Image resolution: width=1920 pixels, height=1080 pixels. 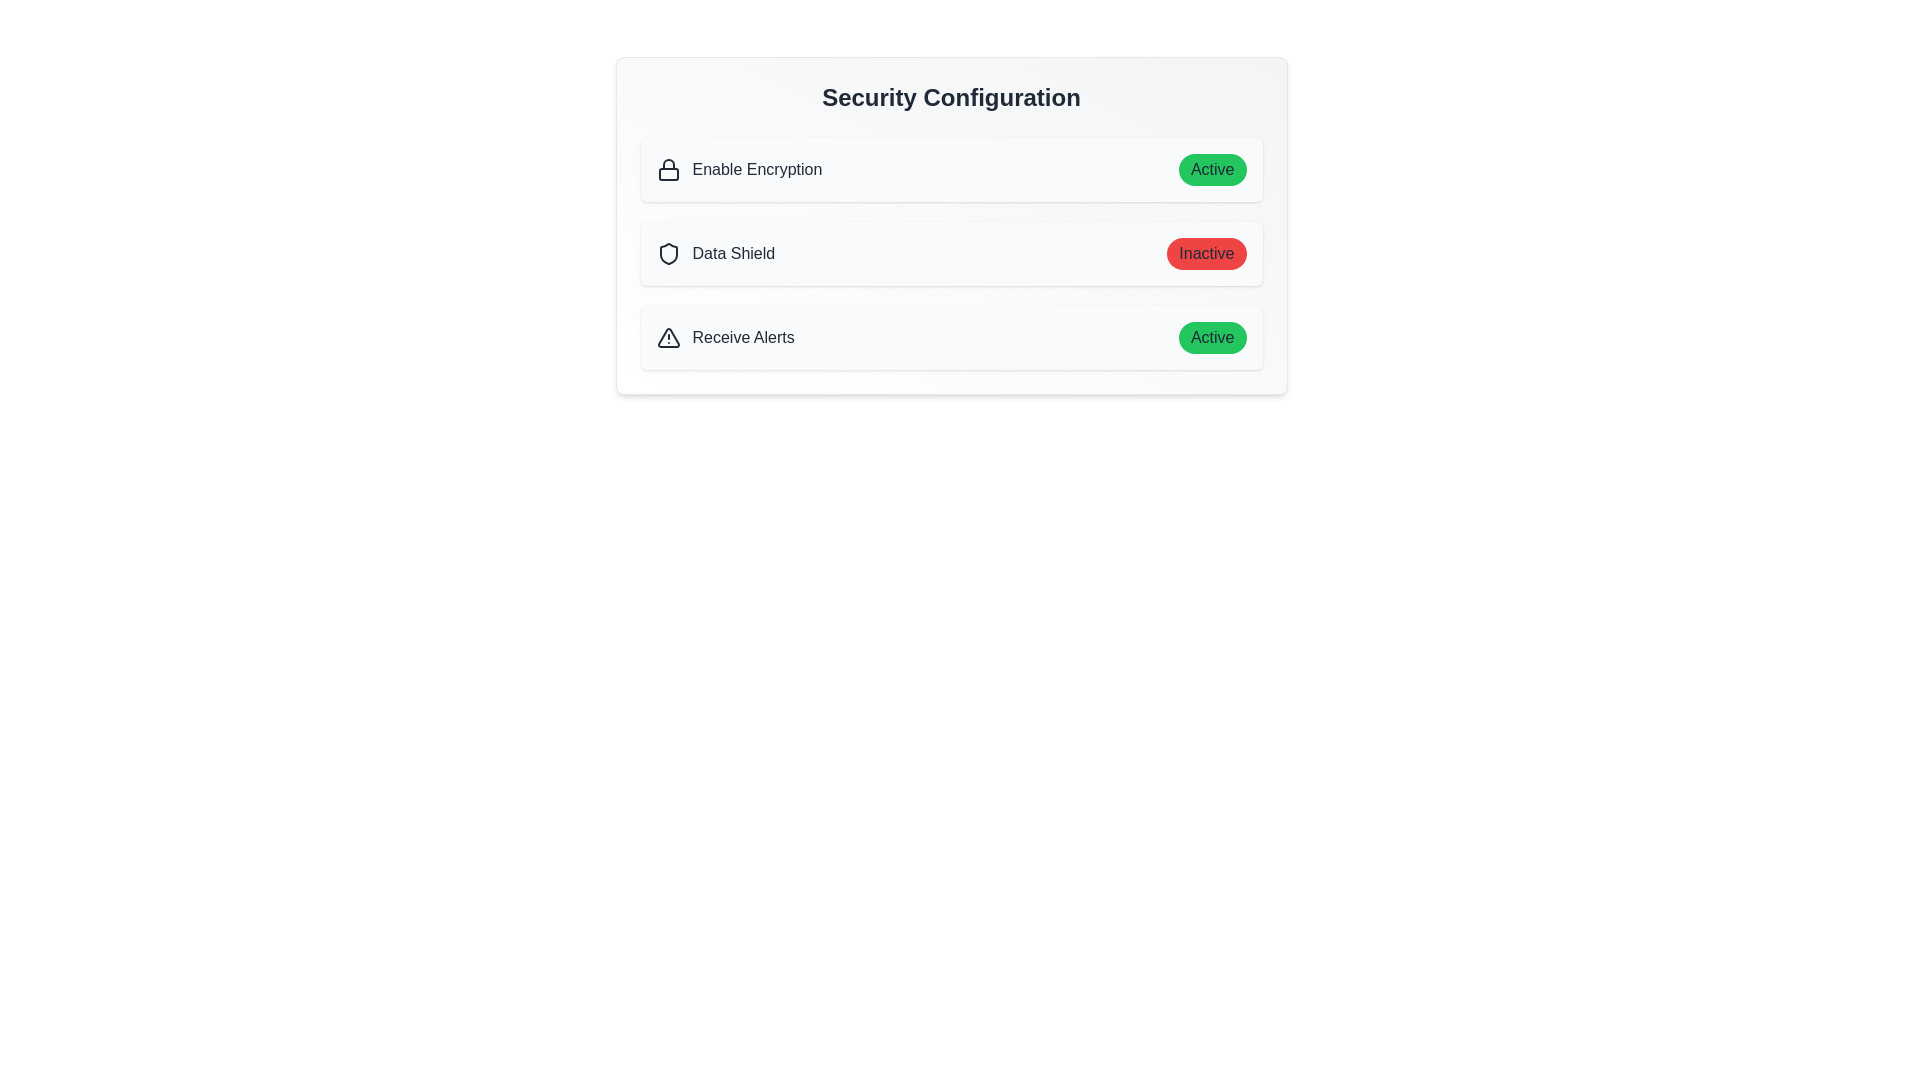 I want to click on shield icon element which is part of the 'Data Shield' row, located to the left of the text 'Data Shield', so click(x=668, y=253).